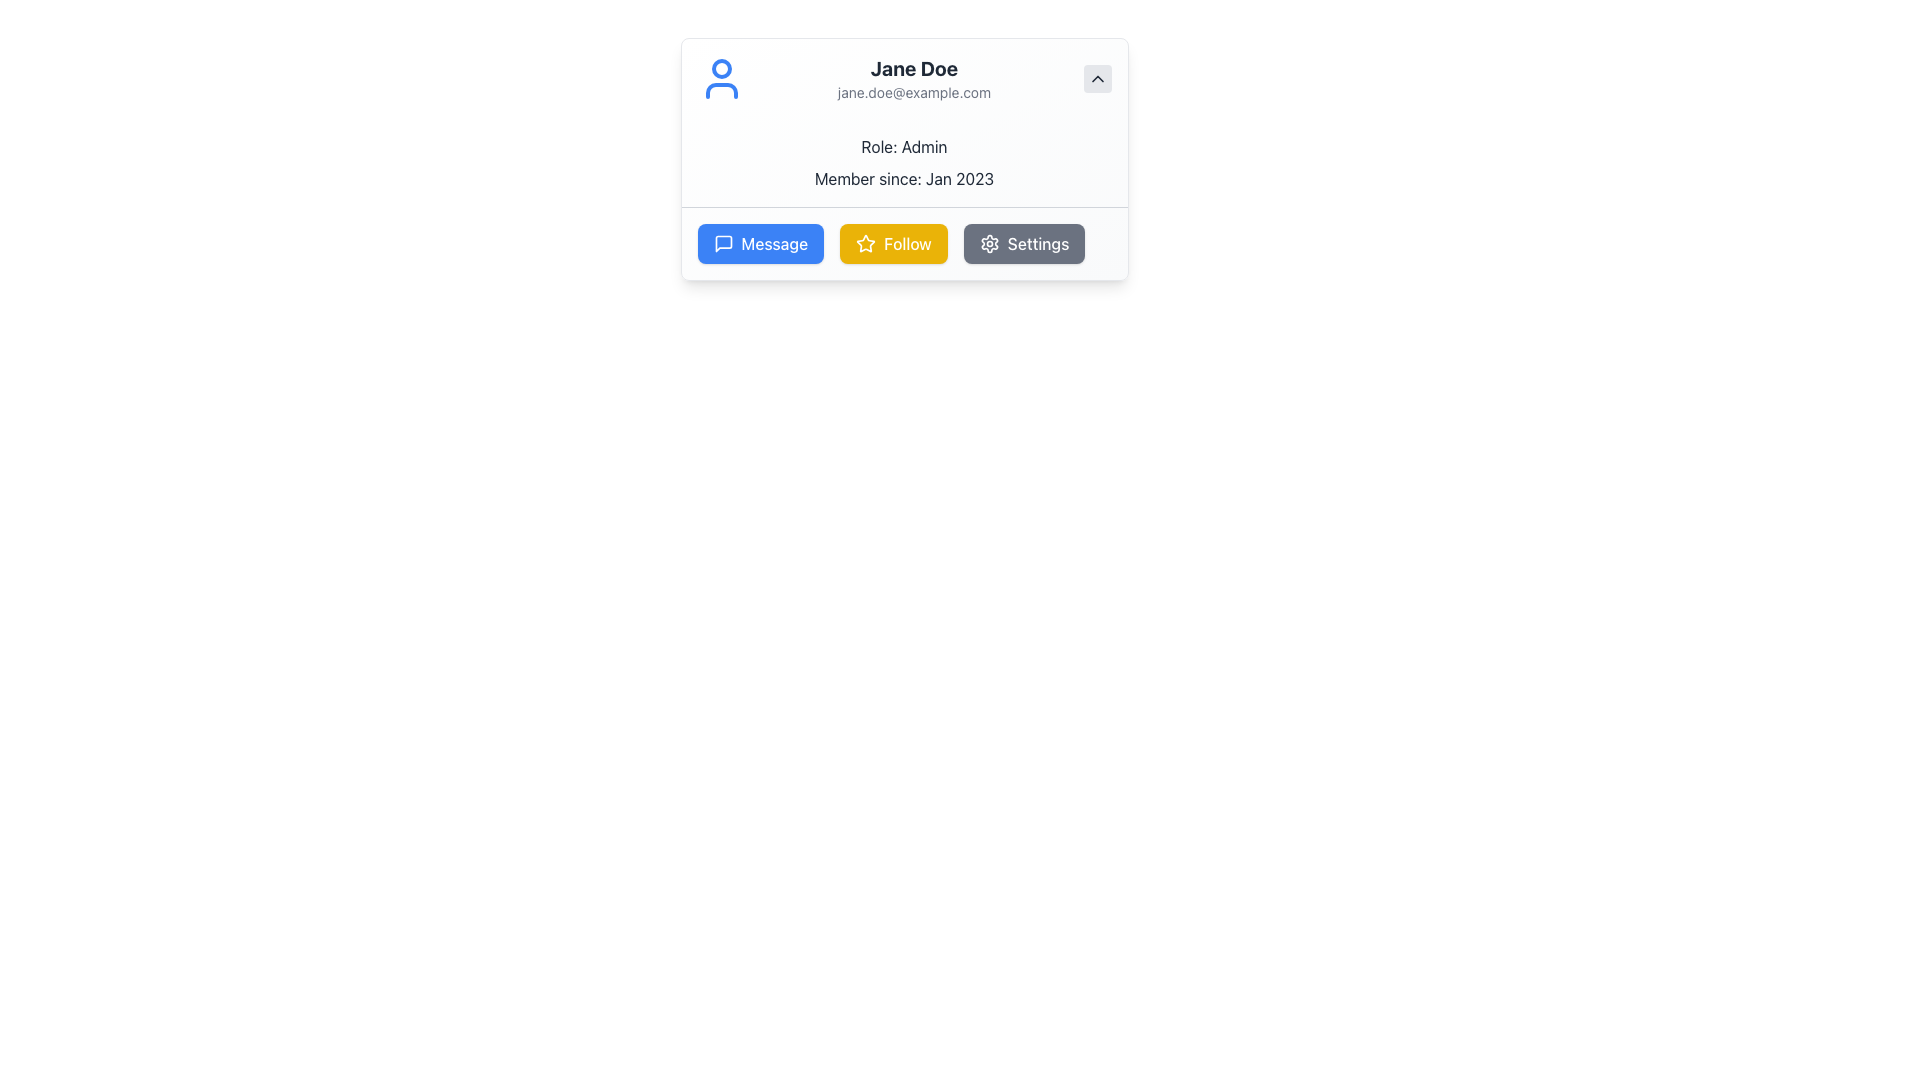 Image resolution: width=1920 pixels, height=1080 pixels. Describe the element at coordinates (903, 177) in the screenshot. I see `the informational label displaying the membership start date, located under the 'Role: Admin' section within the profile card` at that location.